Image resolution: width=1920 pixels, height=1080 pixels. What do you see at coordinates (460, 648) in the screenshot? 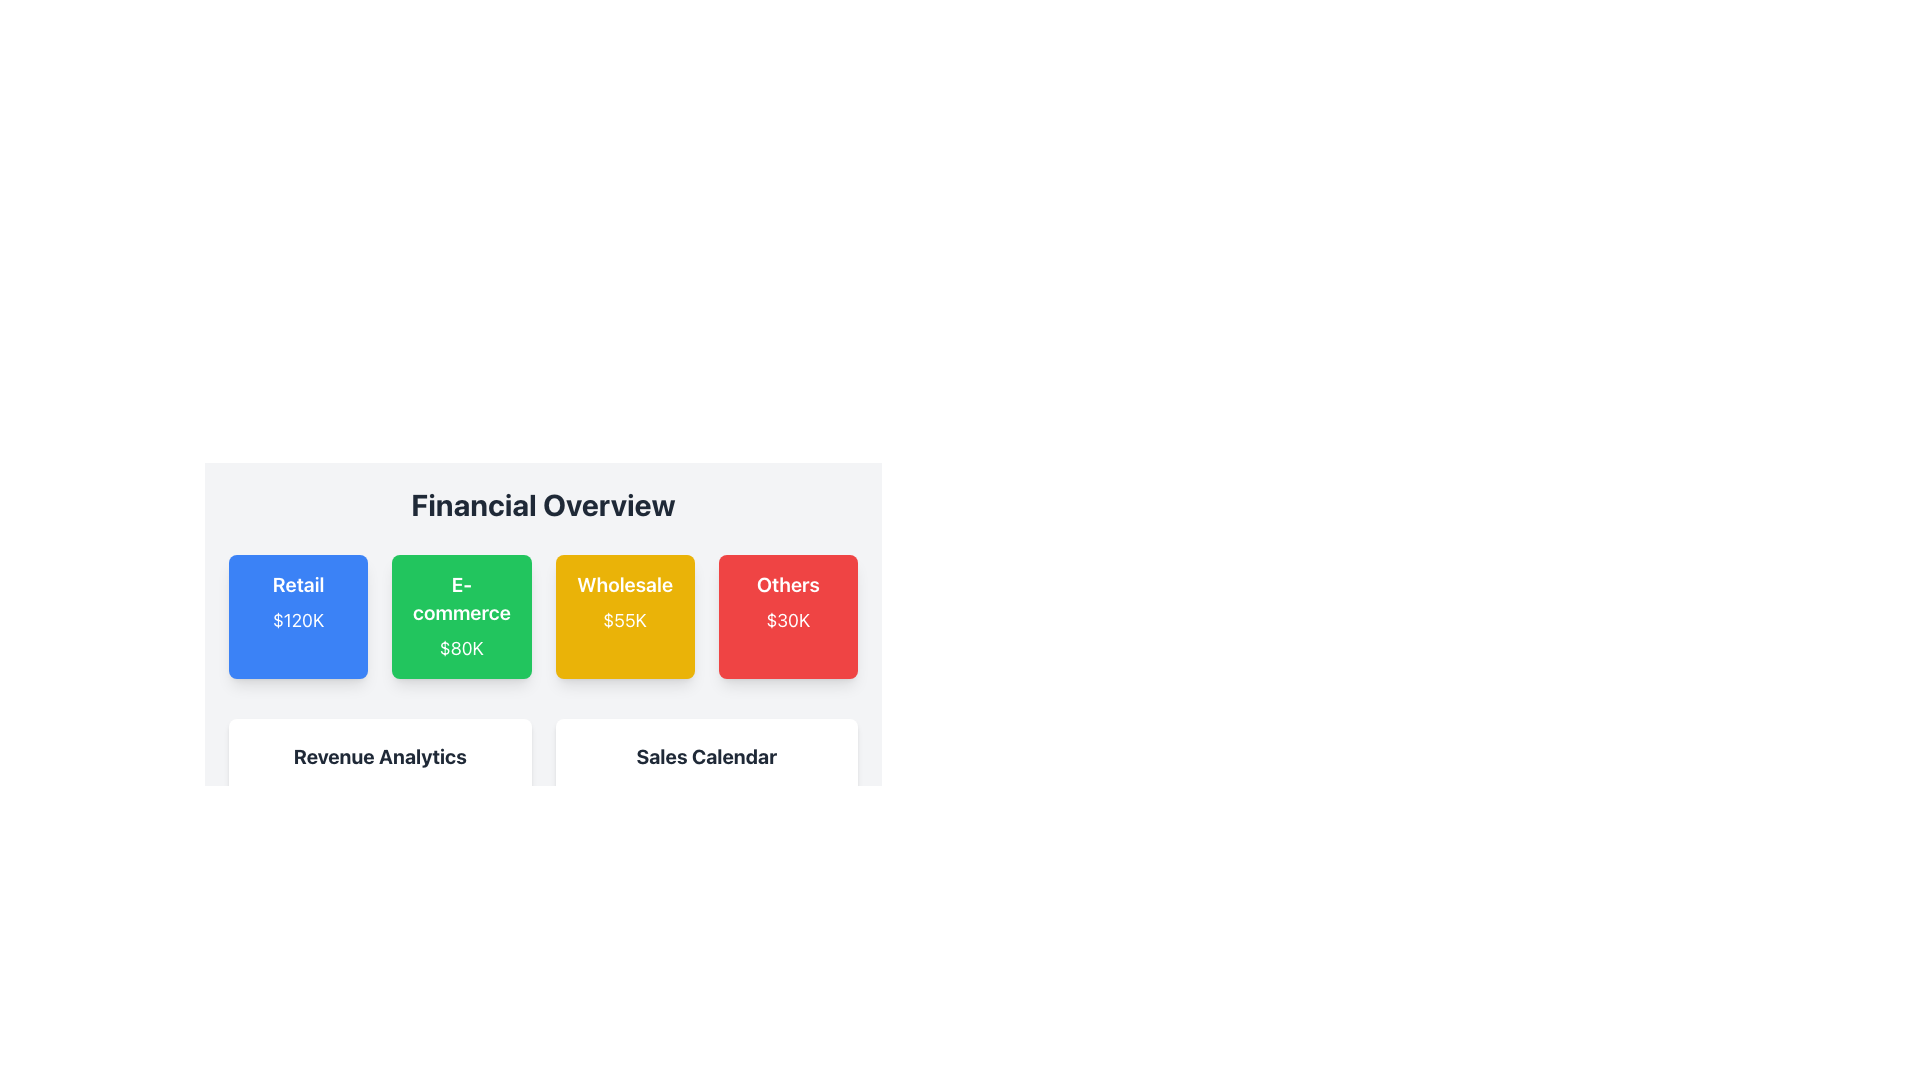
I see `the Text label displaying '$80K' in white font on a green background` at bounding box center [460, 648].